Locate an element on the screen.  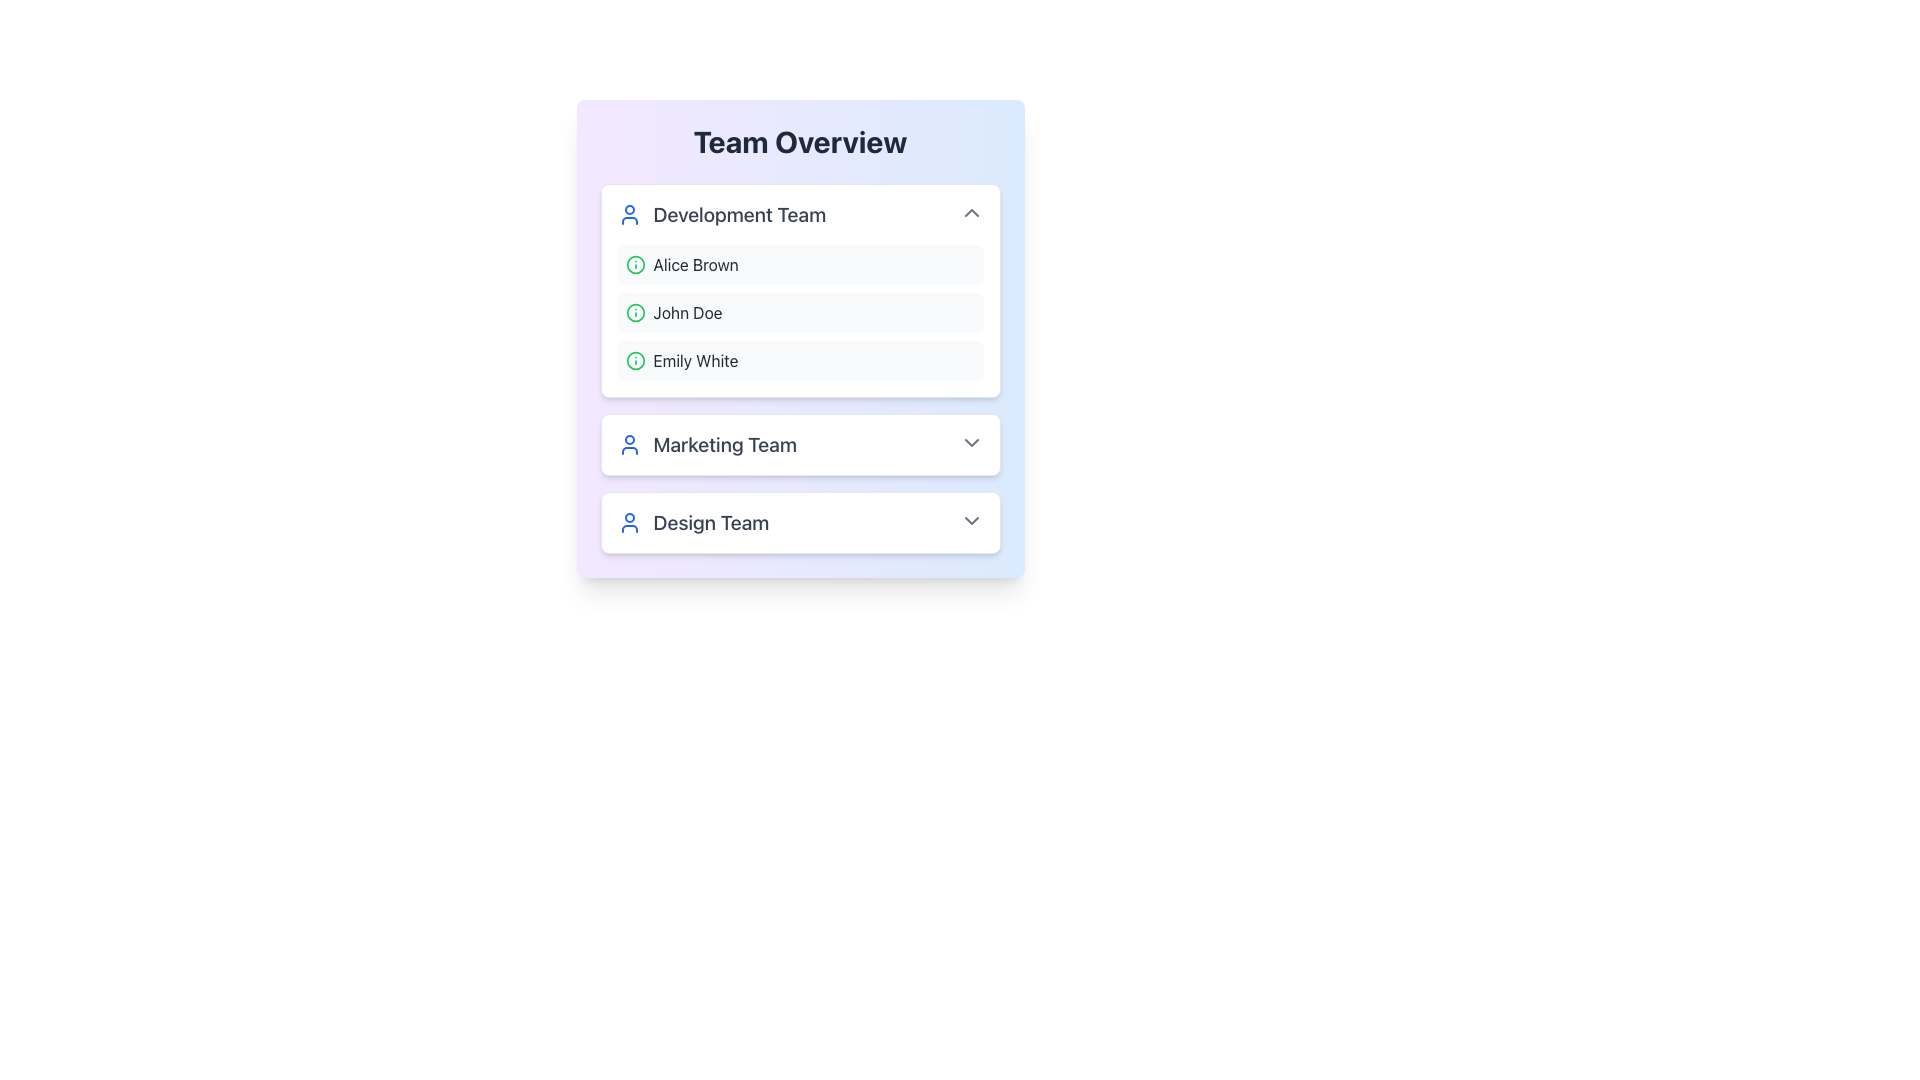
the 'info' icon with a green outline that is positioned to the left of the text 'Emily White' is located at coordinates (634, 361).